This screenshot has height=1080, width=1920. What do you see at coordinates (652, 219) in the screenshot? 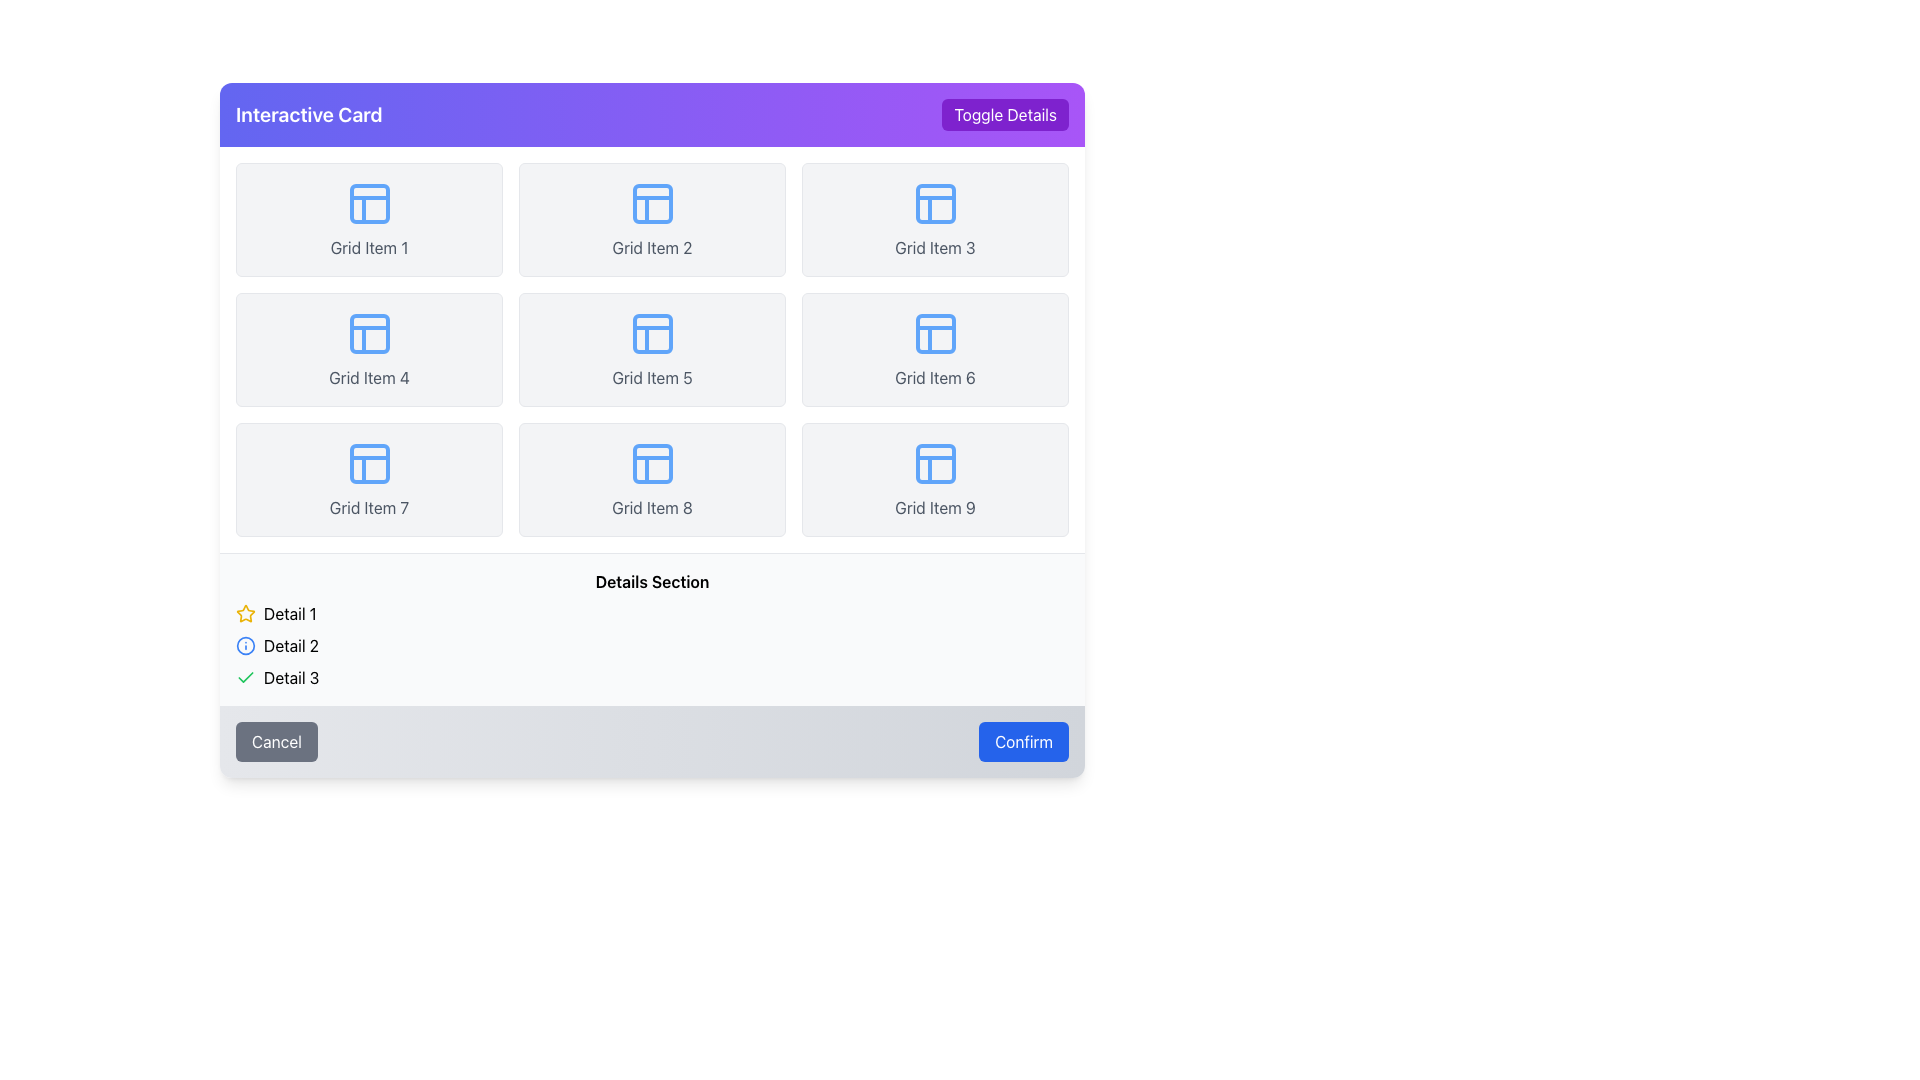
I see `the icon and label of the grid cell located in the second column of the first row, which represents an option or category within the interface` at bounding box center [652, 219].